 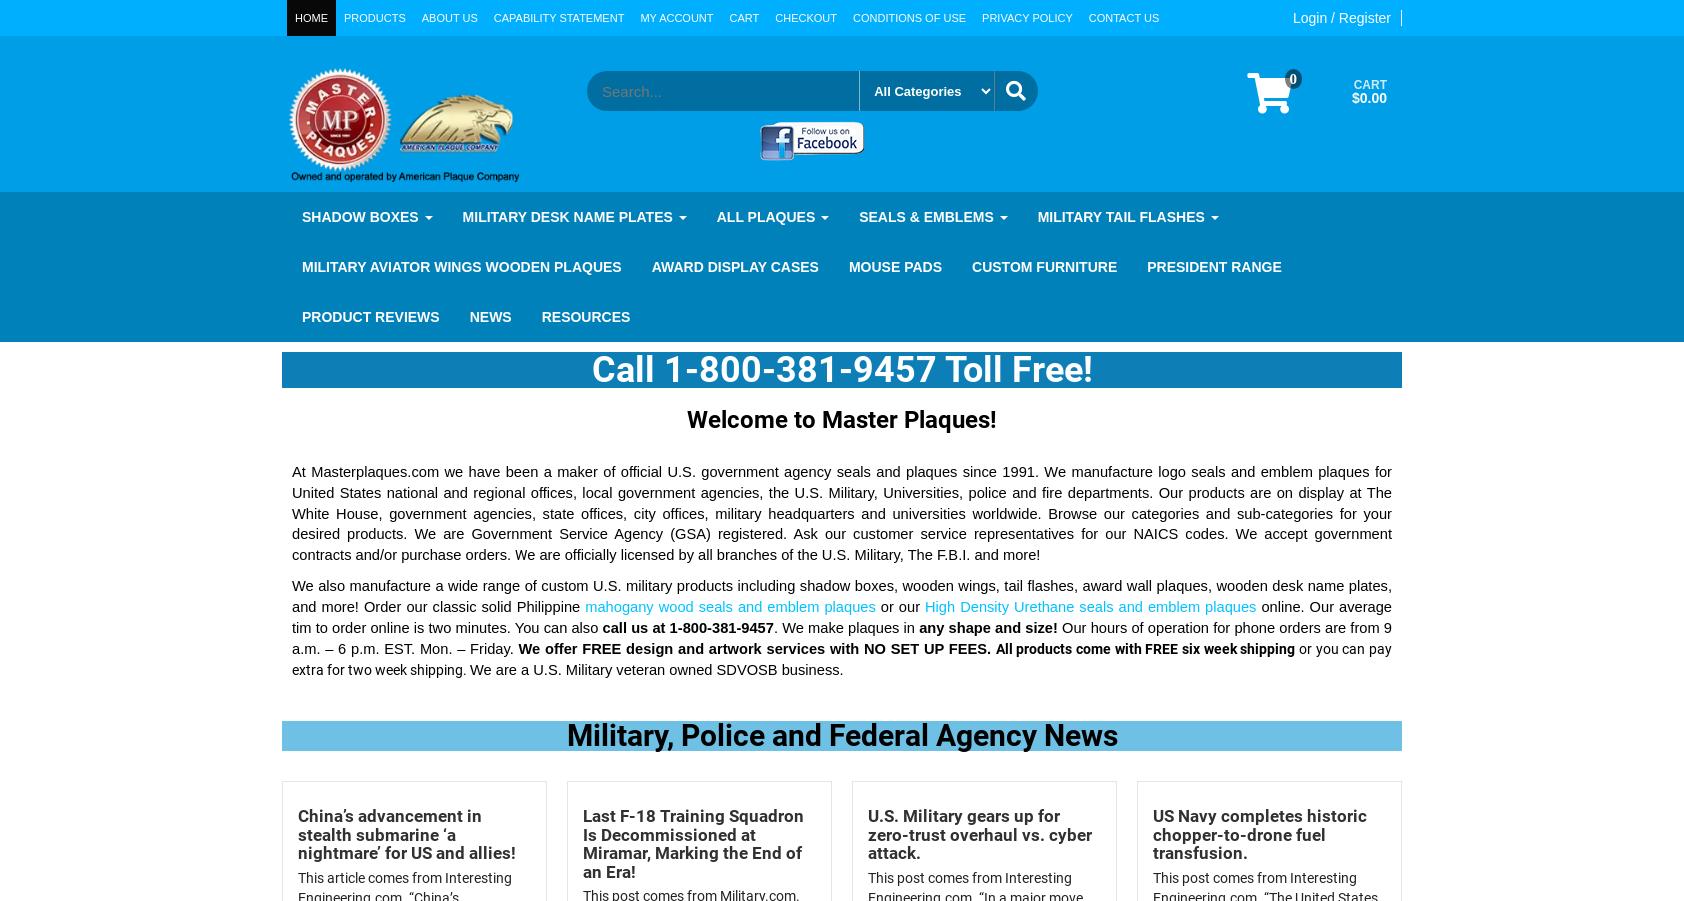 What do you see at coordinates (1340, 17) in the screenshot?
I see `'Login / Register'` at bounding box center [1340, 17].